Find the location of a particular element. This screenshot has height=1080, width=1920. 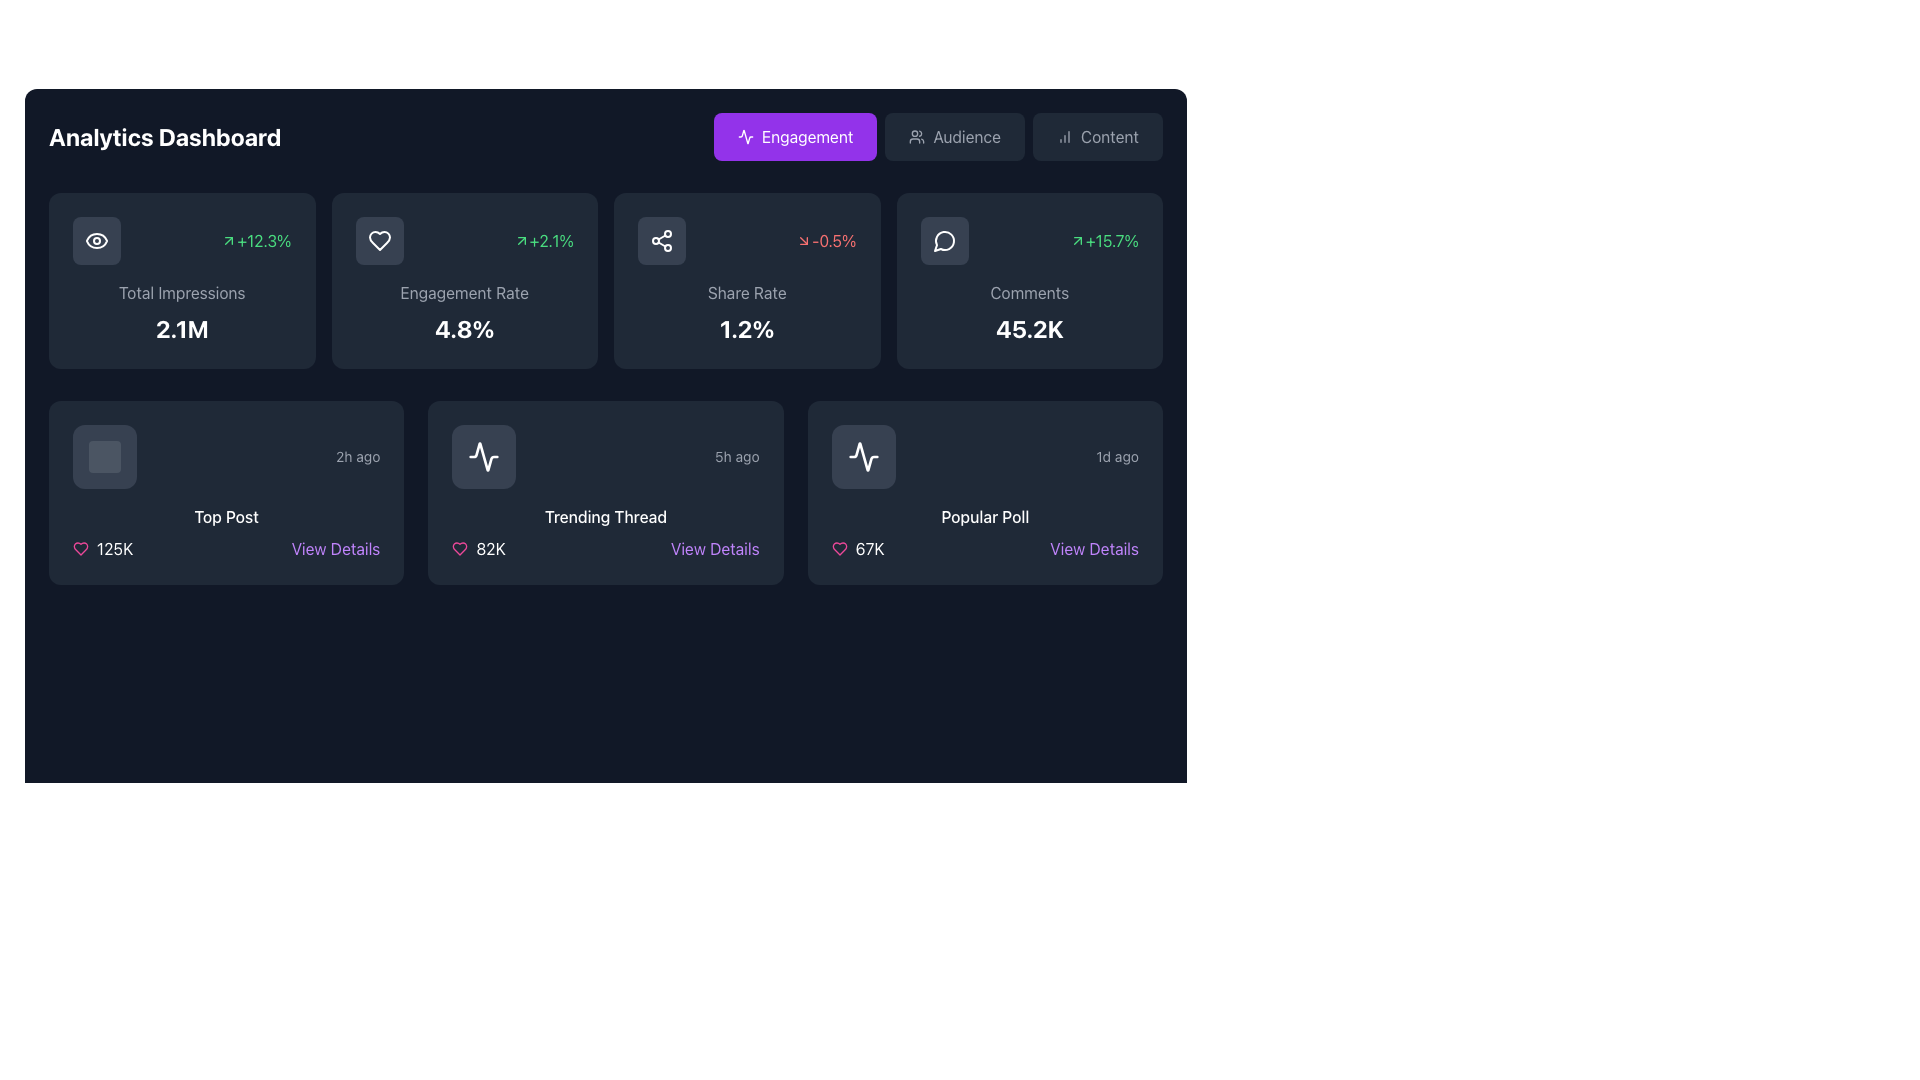

the icon within the 'Content' button located in the top-right section of the interface, which visually represents the concept of content is located at coordinates (1064, 136).